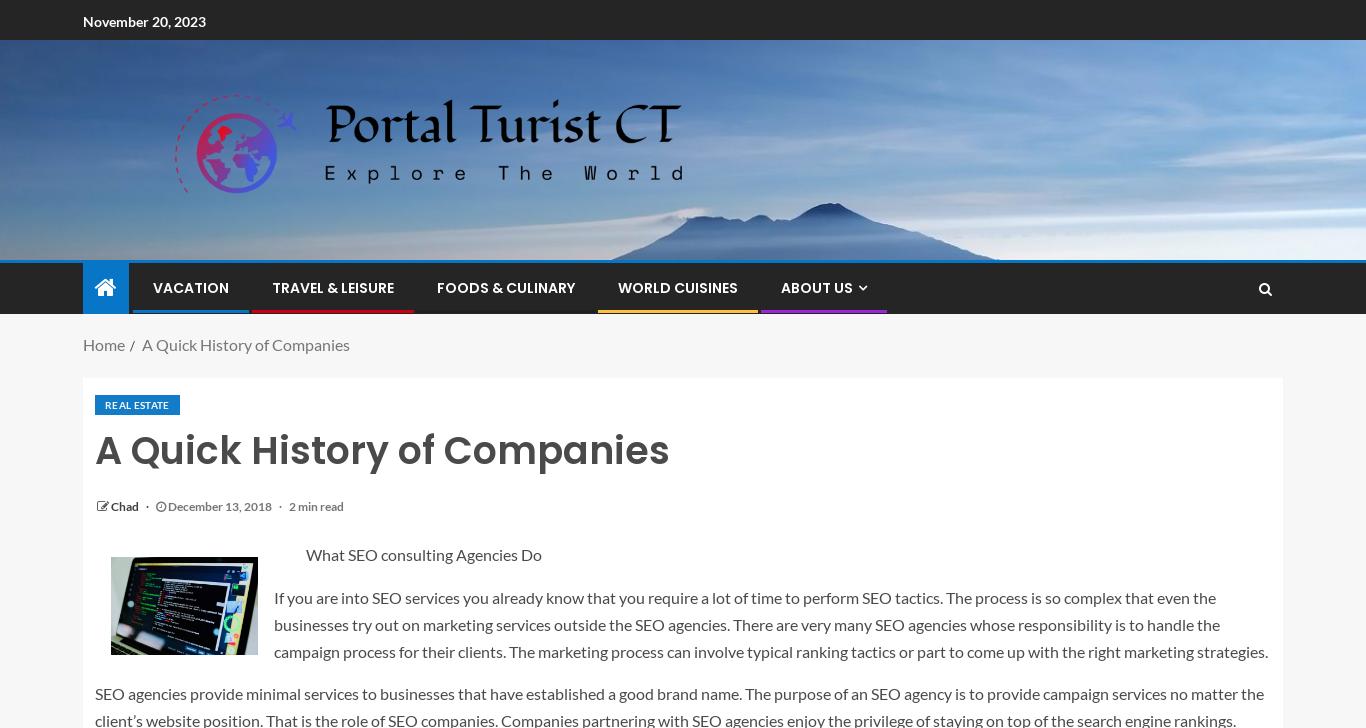 The height and width of the screenshot is (728, 1366). I want to click on 'Home', so click(103, 344).